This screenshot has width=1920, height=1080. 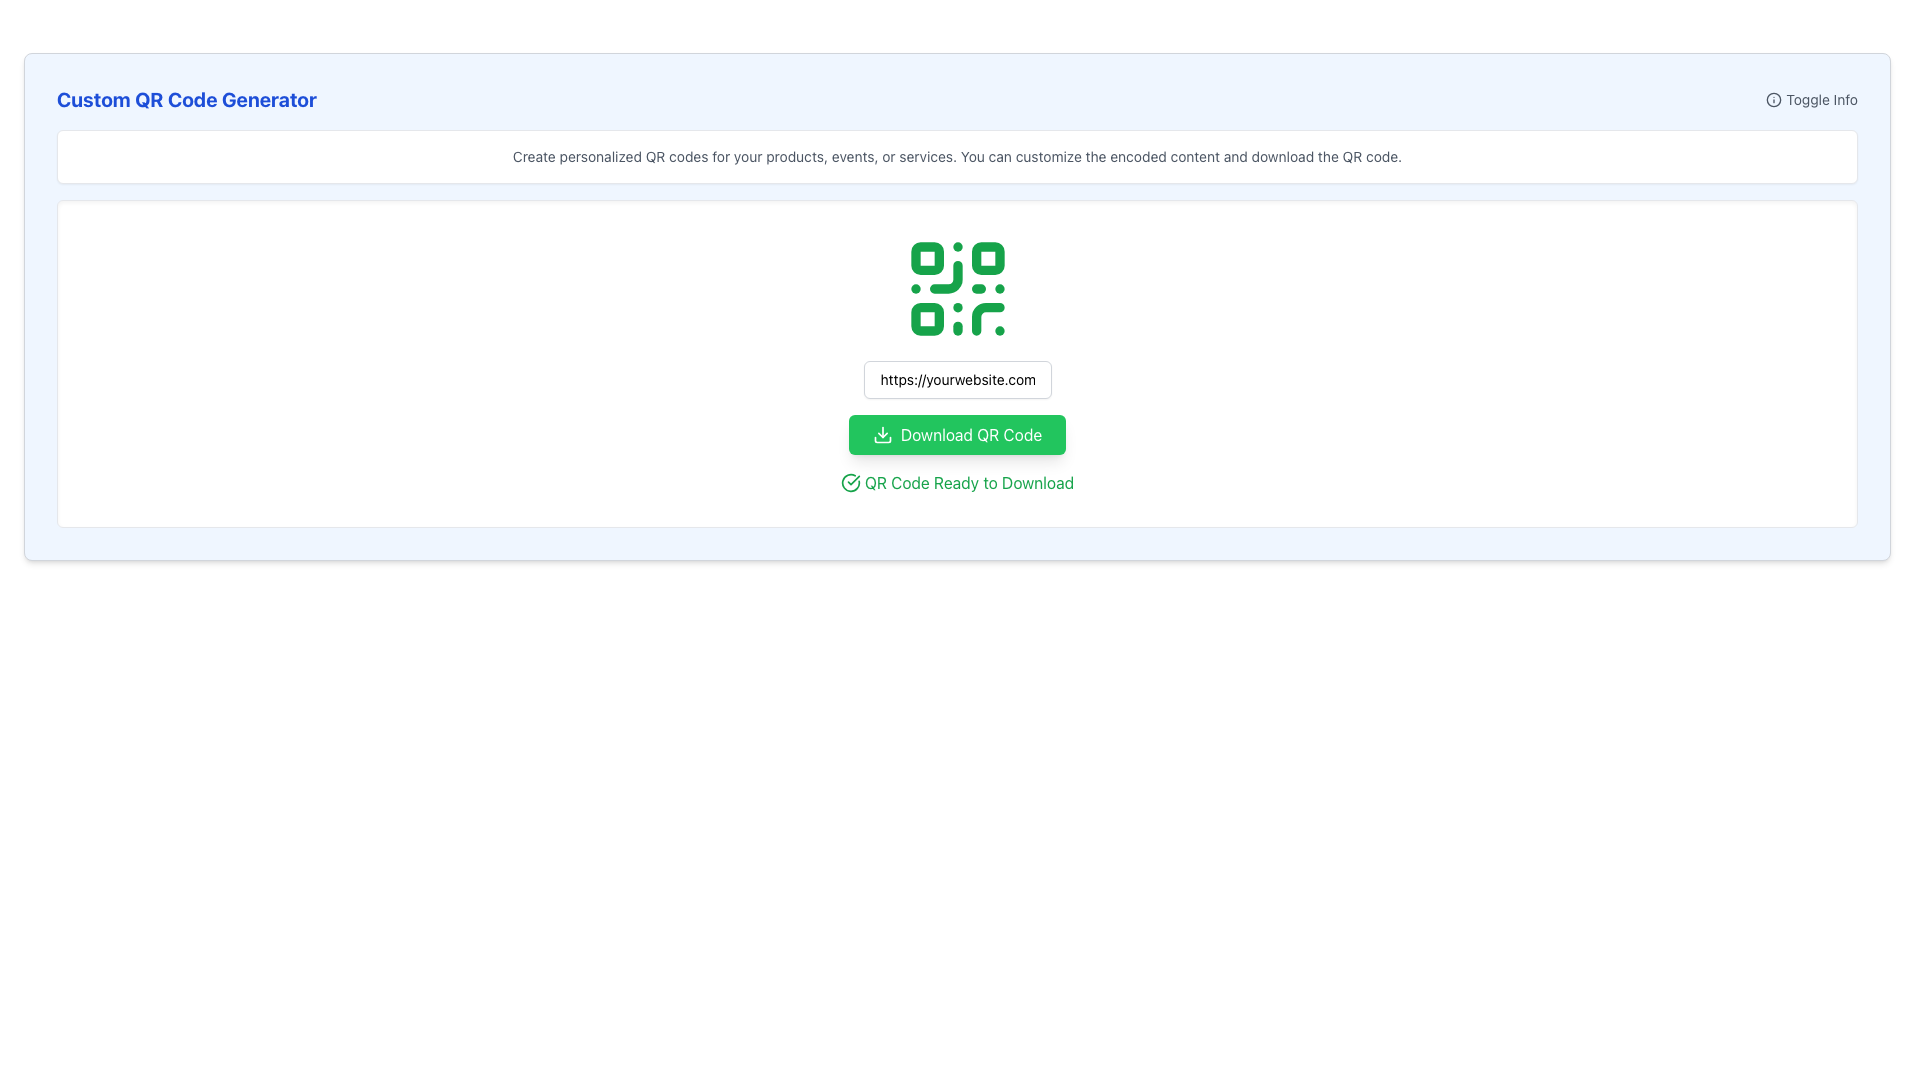 What do you see at coordinates (956, 434) in the screenshot?
I see `the green 'Download QR Code' button with a downward arrow icon, which is located below the text input field and above the text 'QR Code Ready to Download'` at bounding box center [956, 434].